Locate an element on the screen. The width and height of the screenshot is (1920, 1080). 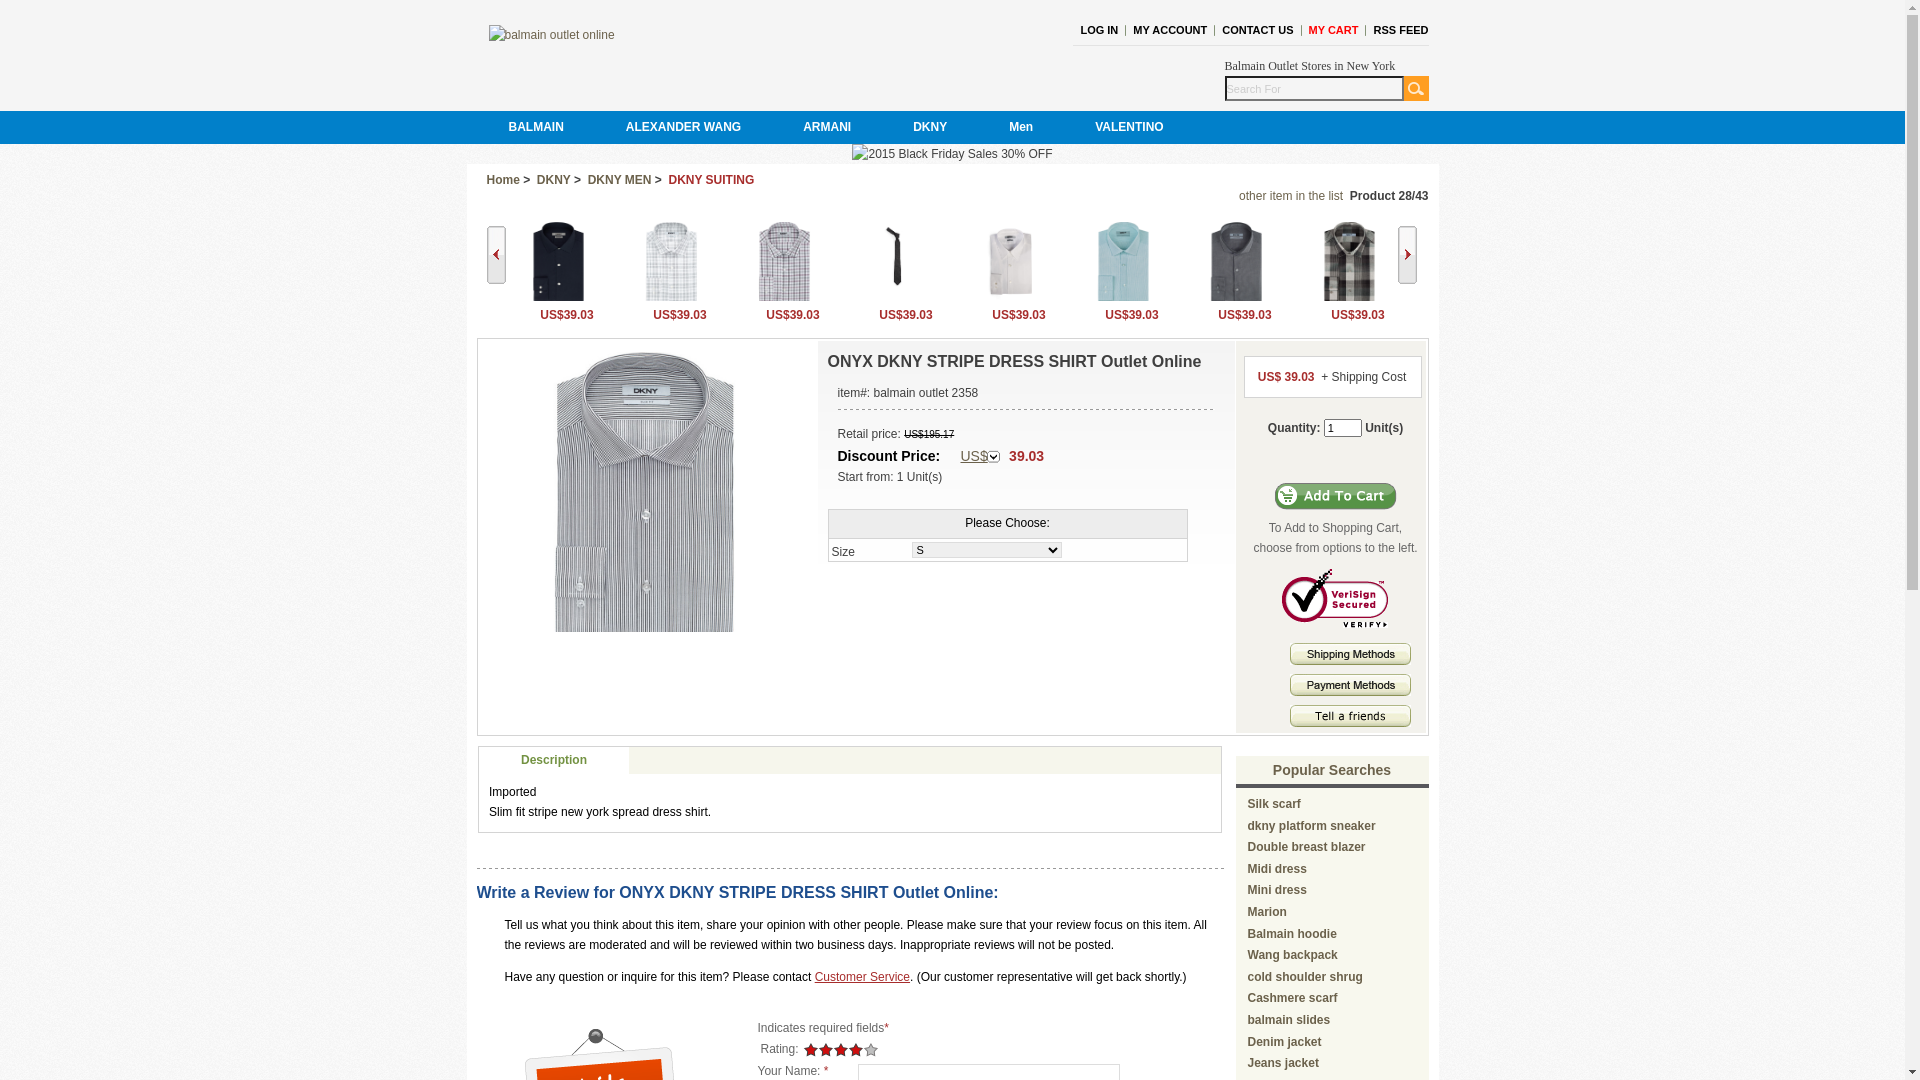
'CONTACT US' is located at coordinates (1256, 30).